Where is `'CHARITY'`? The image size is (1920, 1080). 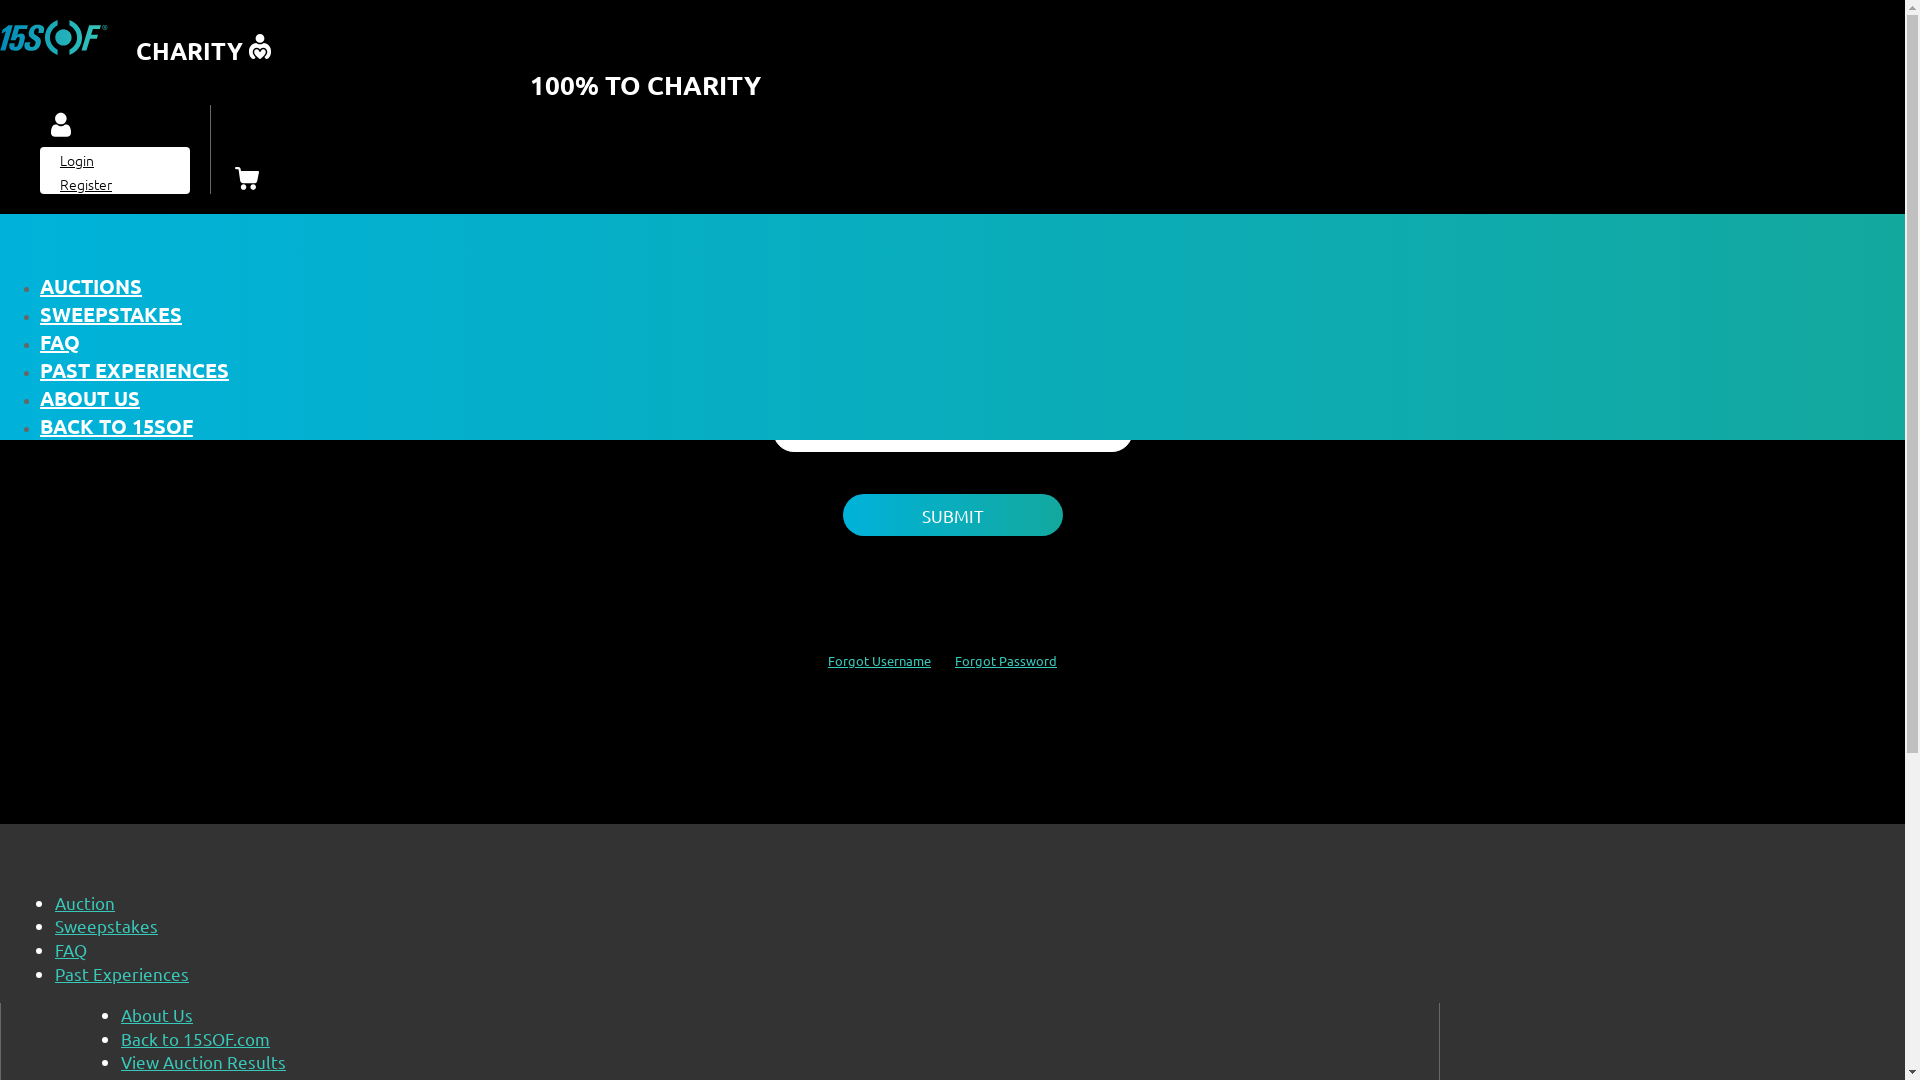
'CHARITY' is located at coordinates (0, 46).